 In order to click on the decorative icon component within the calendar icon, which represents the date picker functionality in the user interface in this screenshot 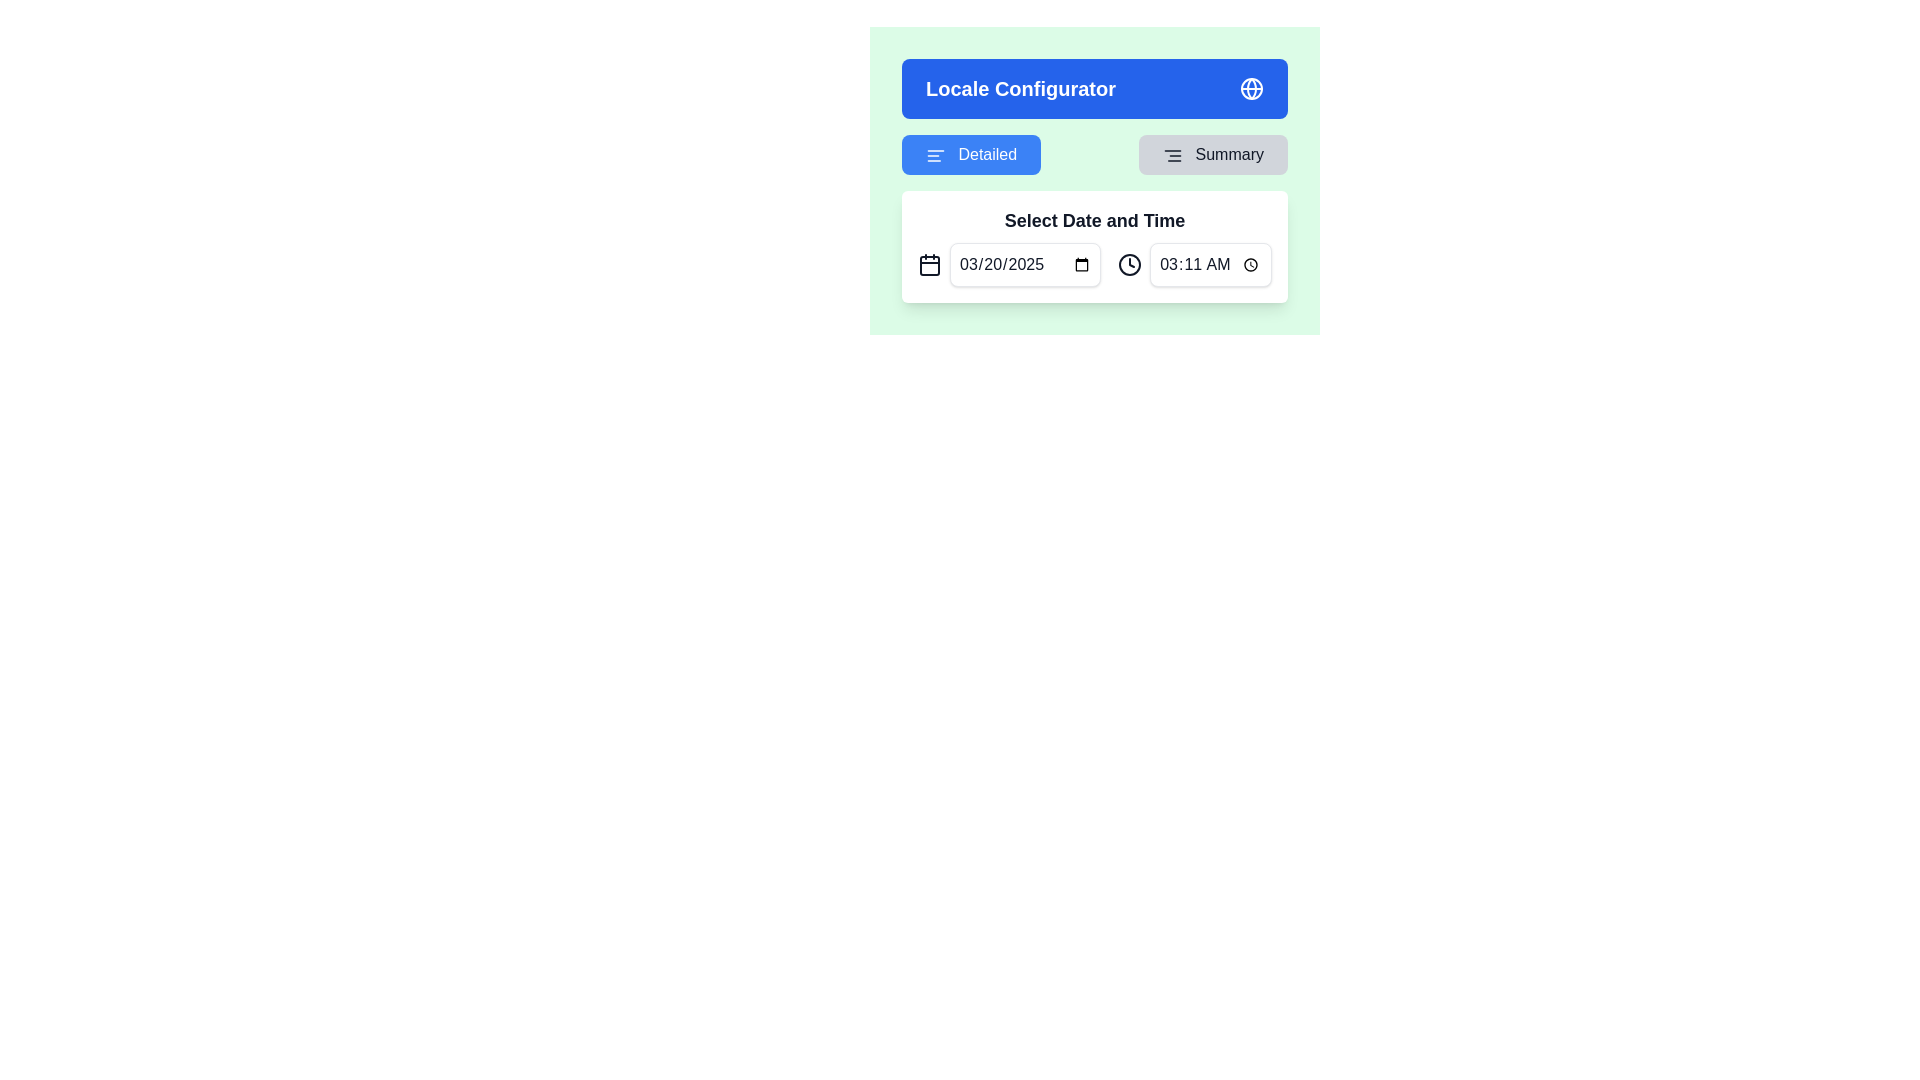, I will do `click(929, 265)`.